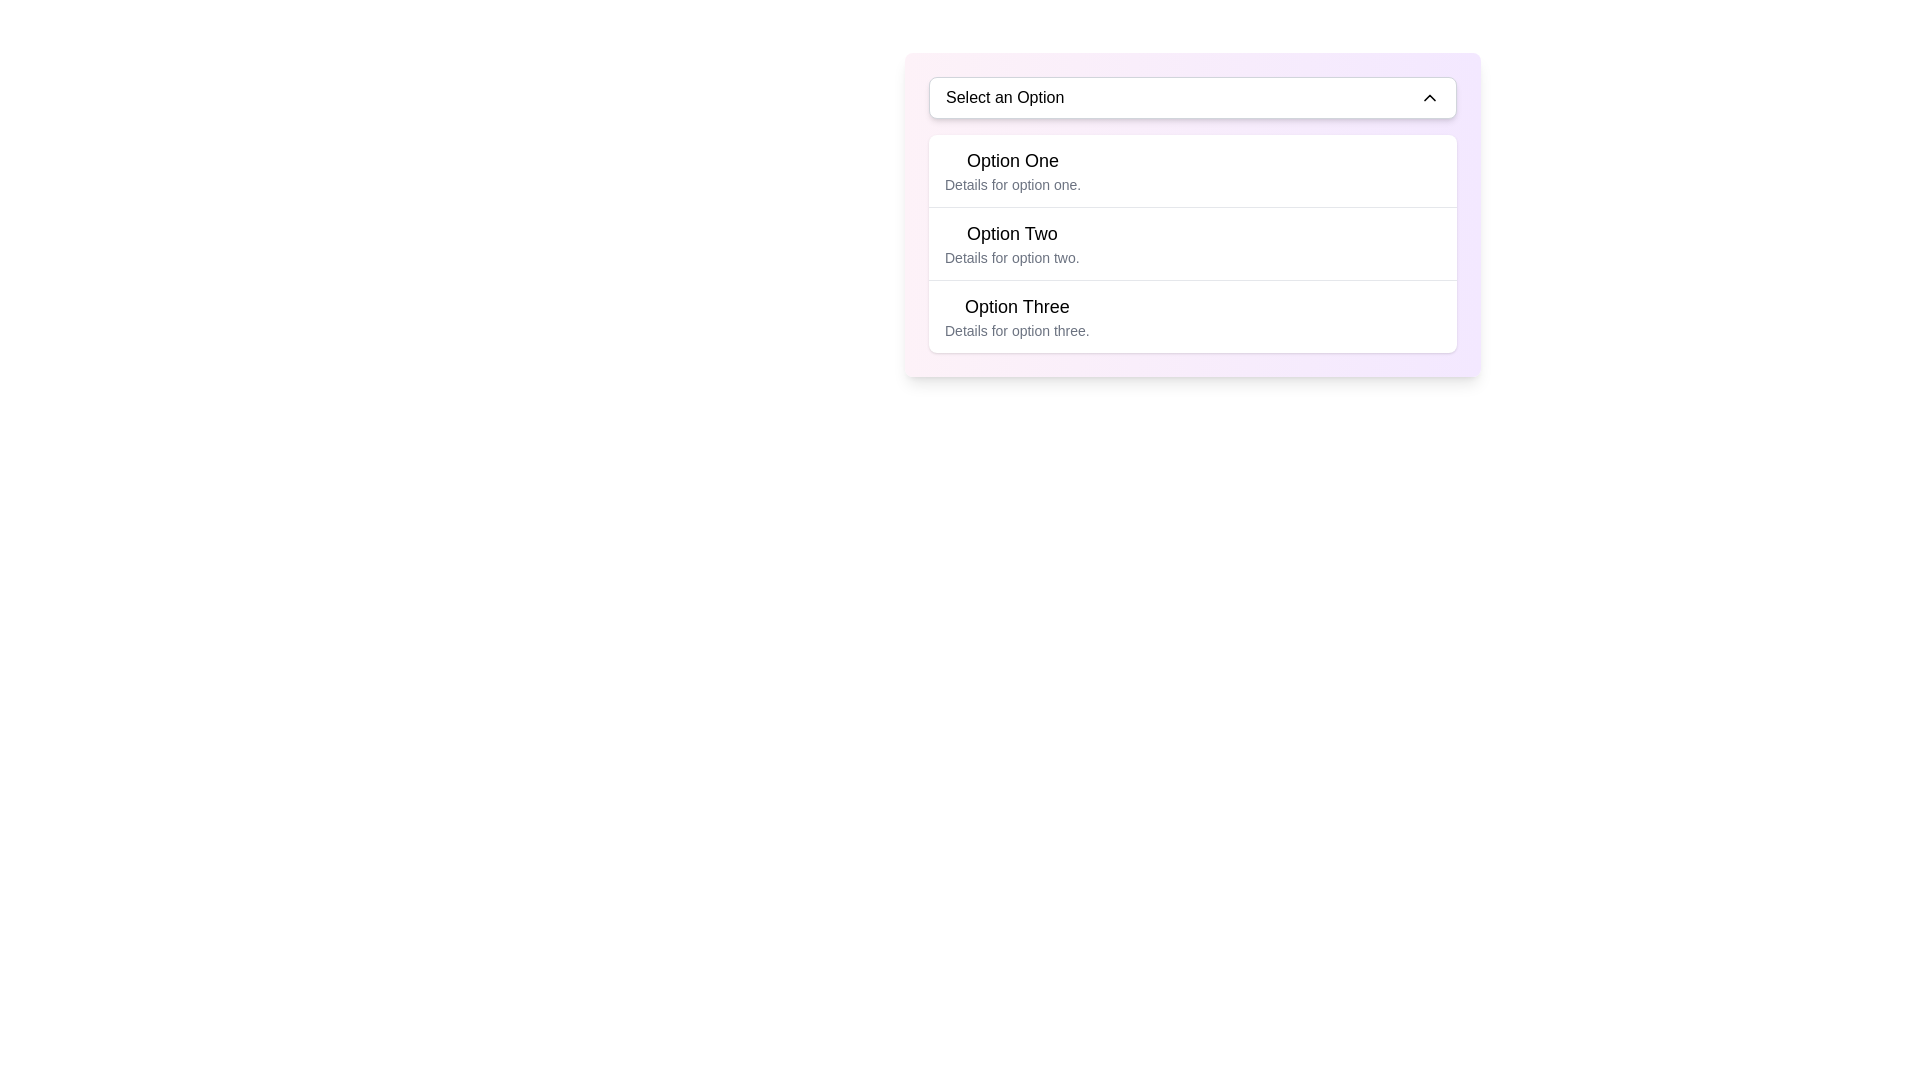 The image size is (1920, 1080). I want to click on the 'Select an Option' dropdown button, so click(1193, 97).